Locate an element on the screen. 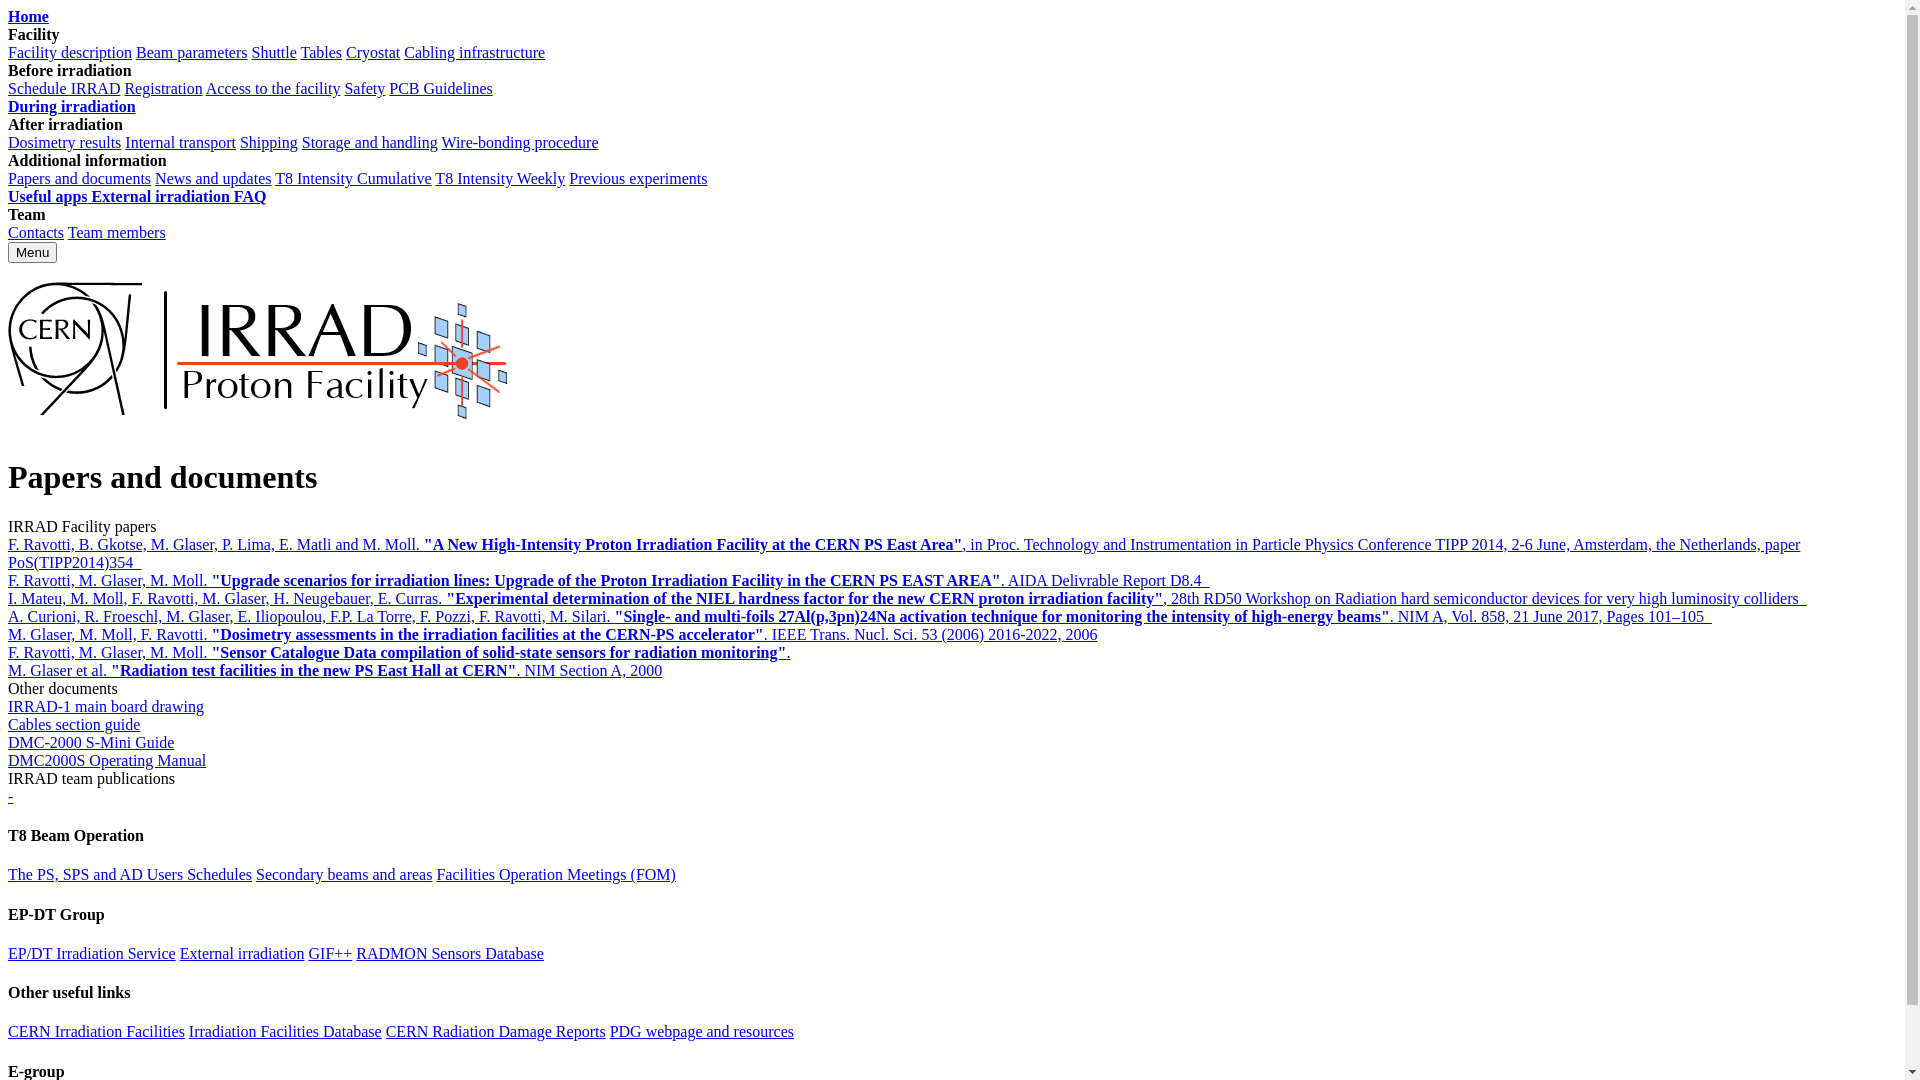 This screenshot has width=1920, height=1080. 'Shipping' is located at coordinates (267, 141).